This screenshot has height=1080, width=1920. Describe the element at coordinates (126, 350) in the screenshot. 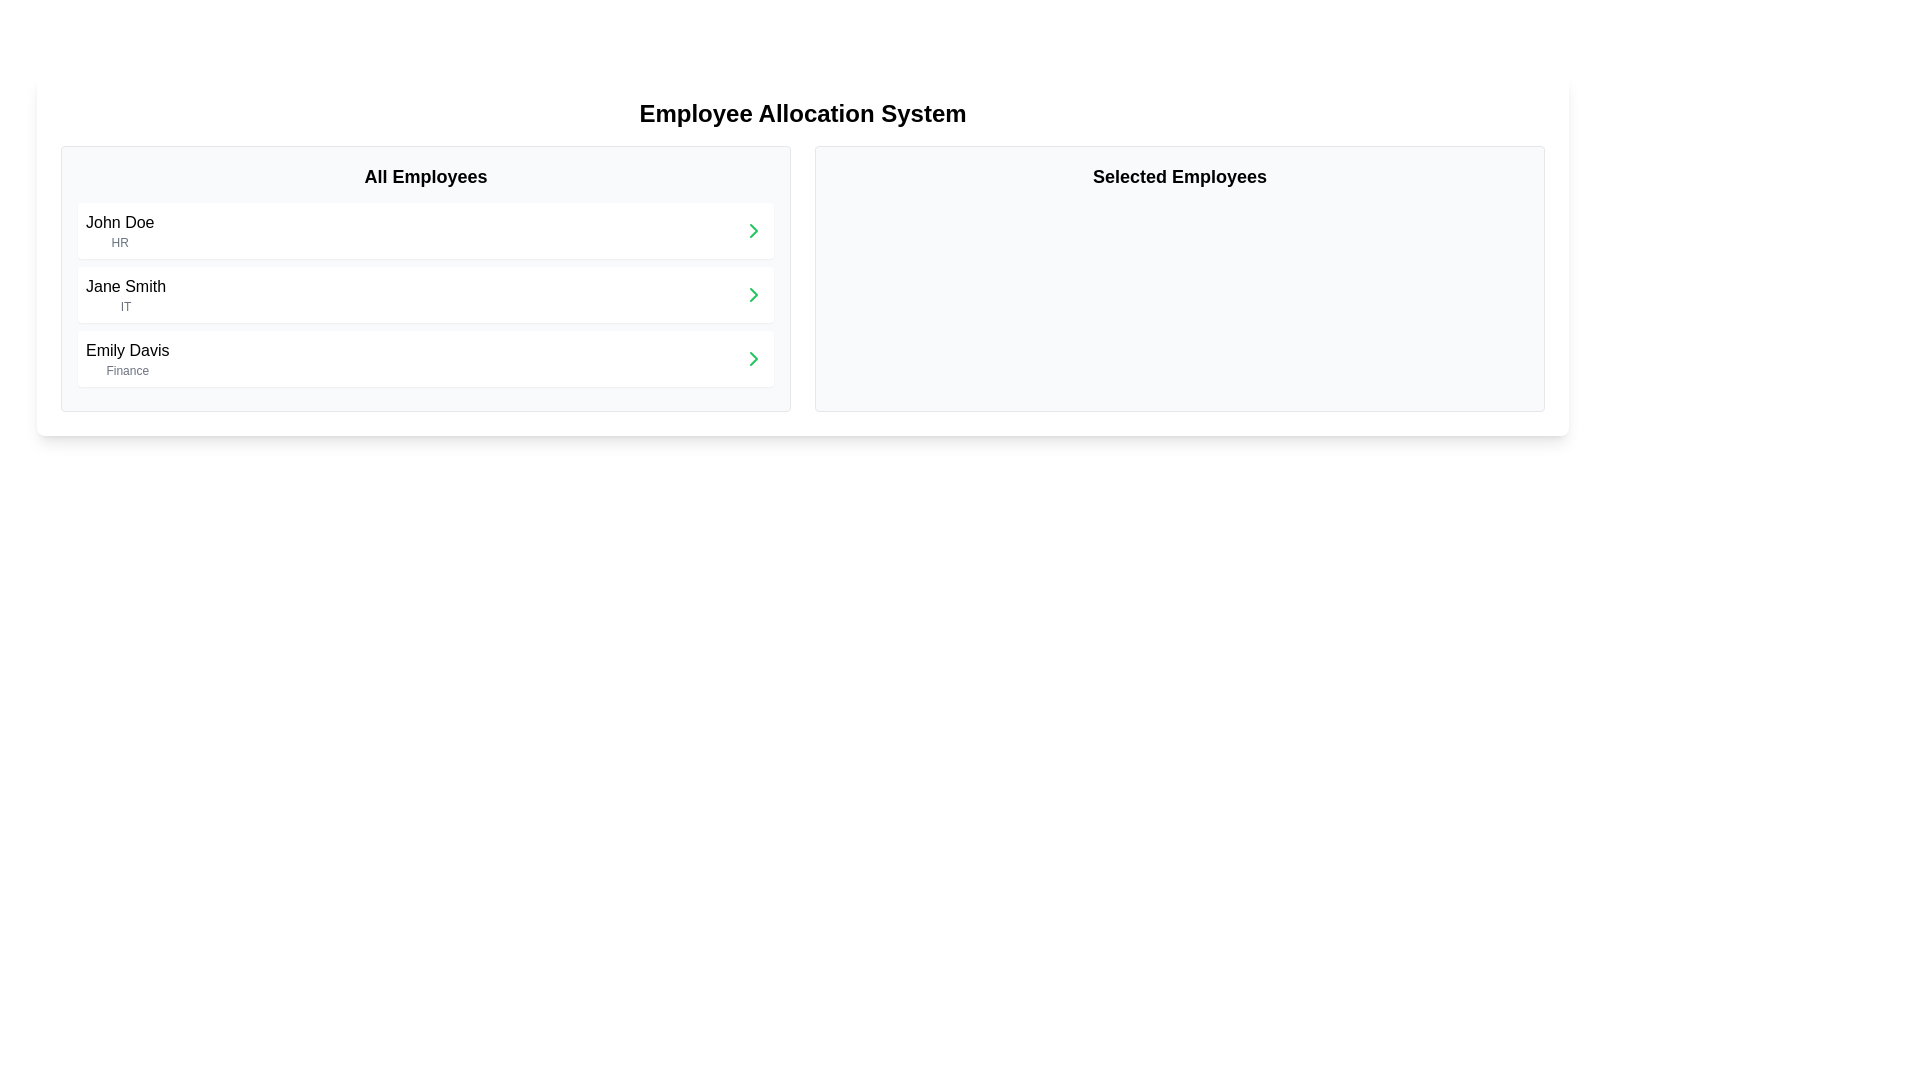

I see `the text label displaying 'Emily Davis', which is the third entry` at that location.